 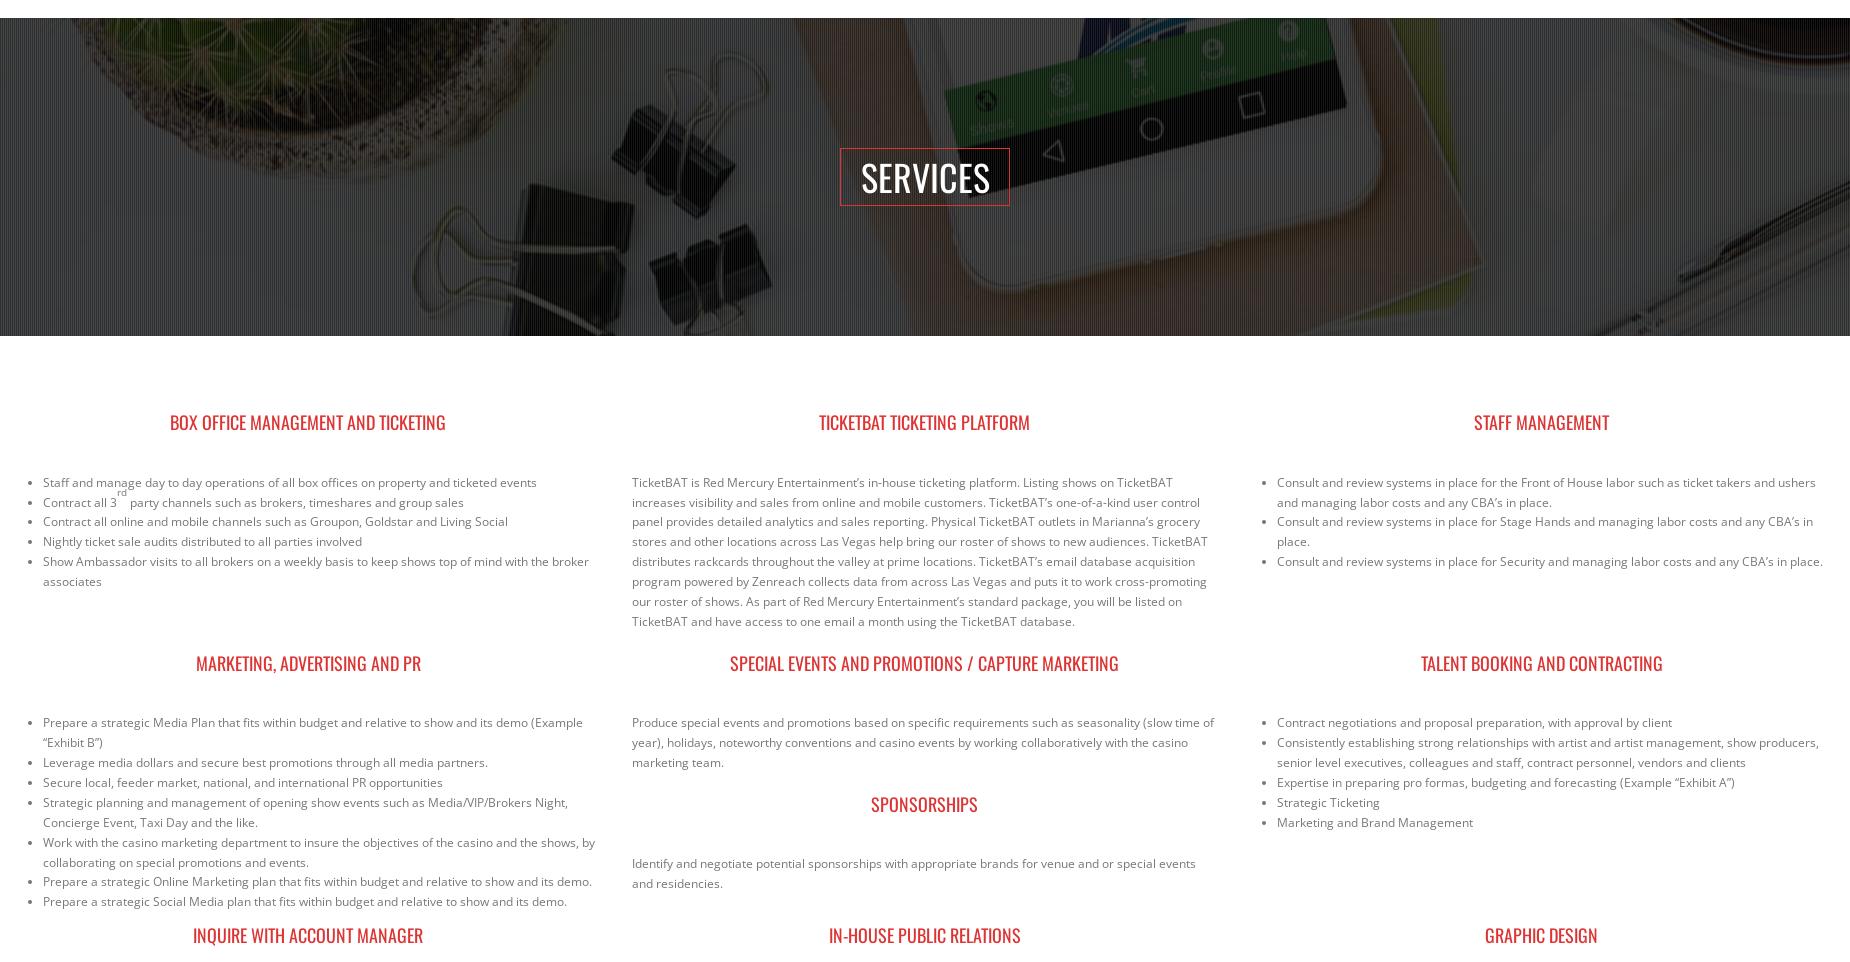 What do you see at coordinates (304, 900) in the screenshot?
I see `'Prepare a strategic Social Media plan that fits within budget and relative to show and its demo.'` at bounding box center [304, 900].